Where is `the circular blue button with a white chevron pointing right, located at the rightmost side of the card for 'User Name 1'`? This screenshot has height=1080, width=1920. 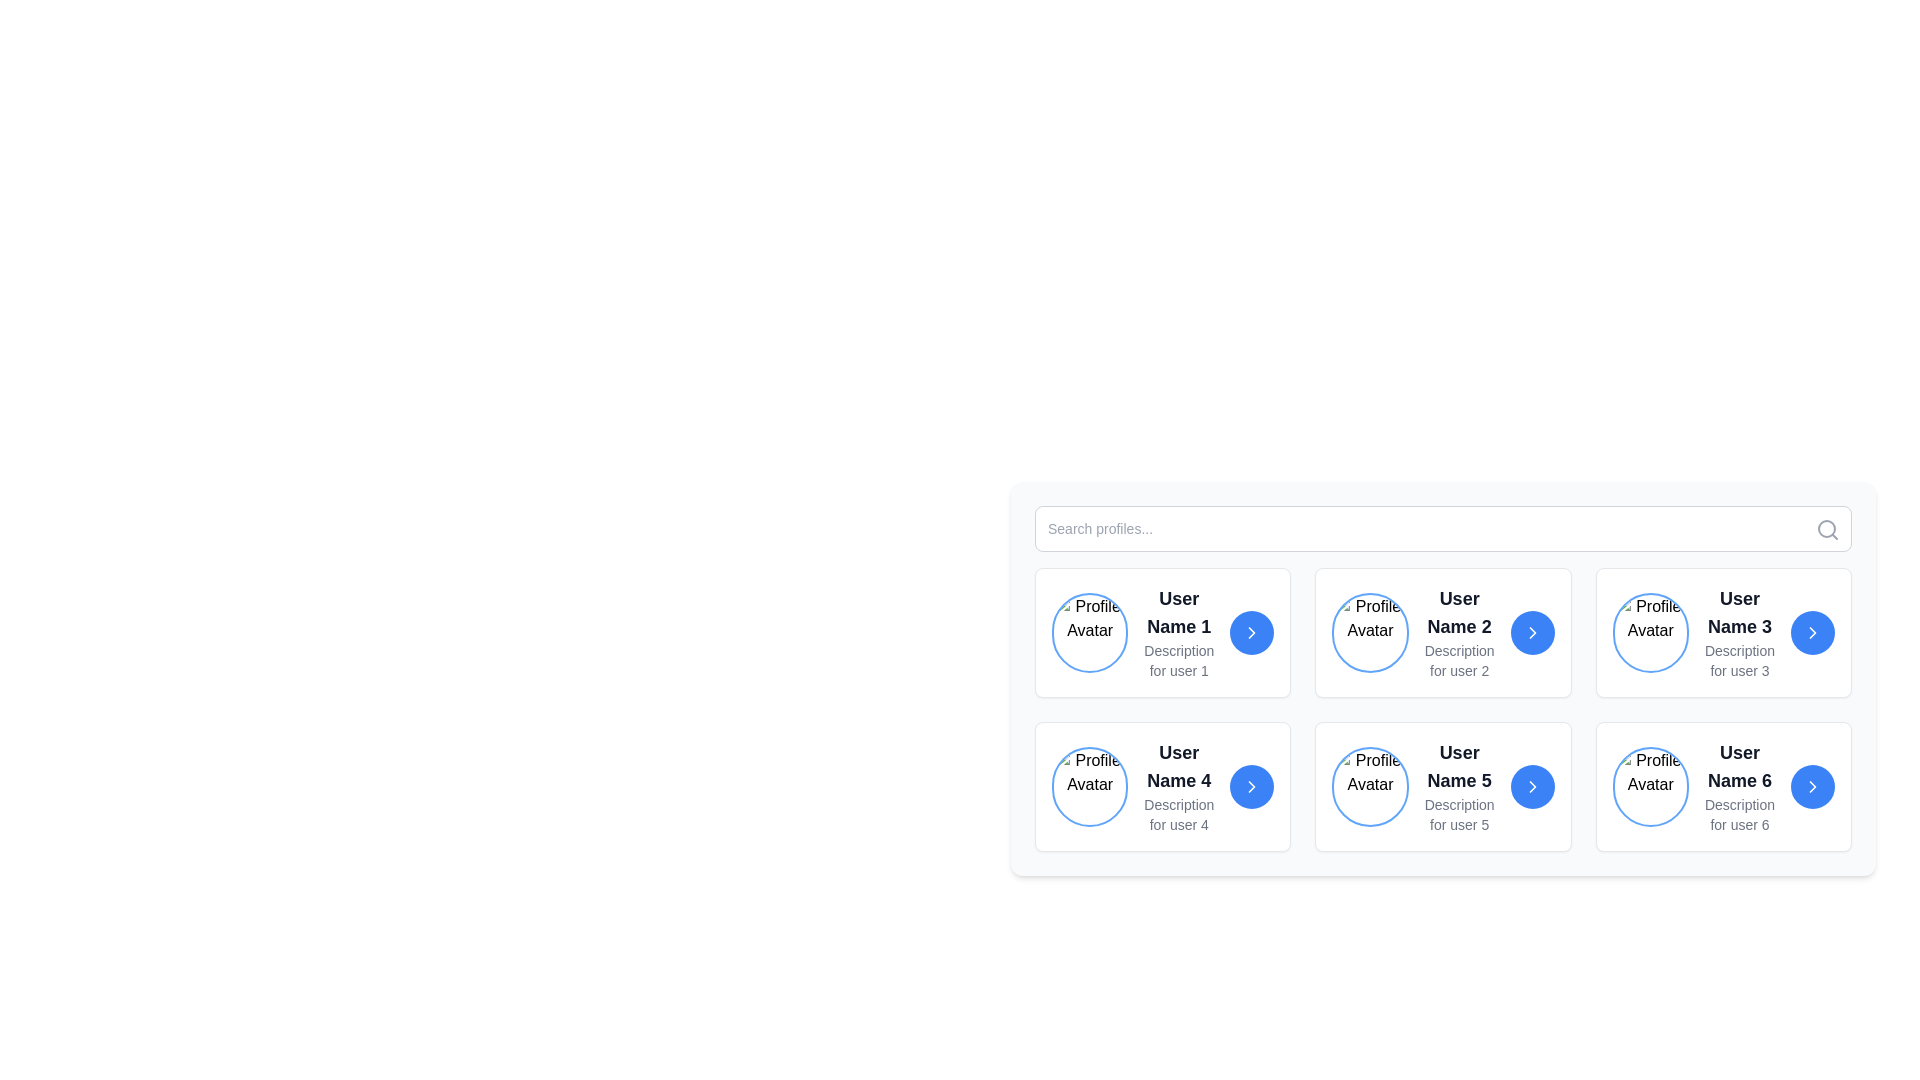 the circular blue button with a white chevron pointing right, located at the rightmost side of the card for 'User Name 1' is located at coordinates (1251, 632).